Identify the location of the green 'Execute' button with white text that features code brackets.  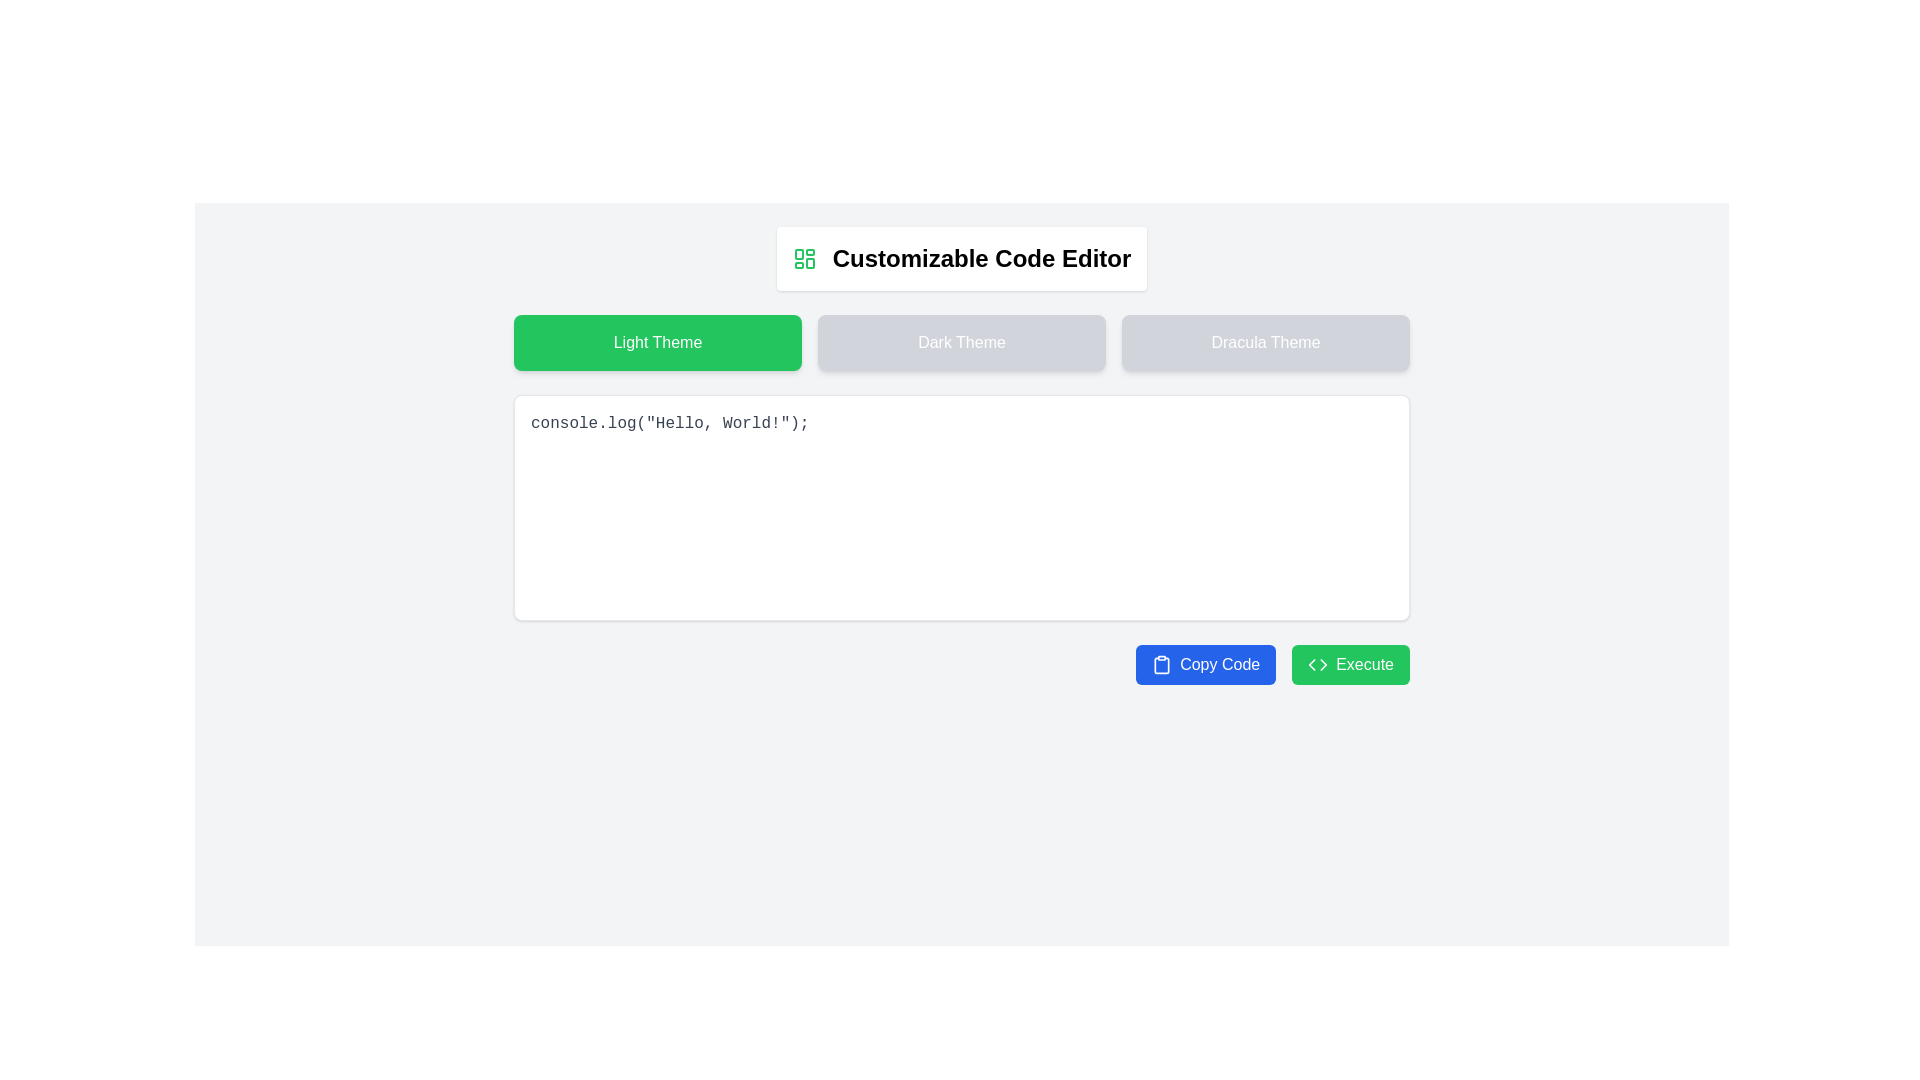
(1351, 664).